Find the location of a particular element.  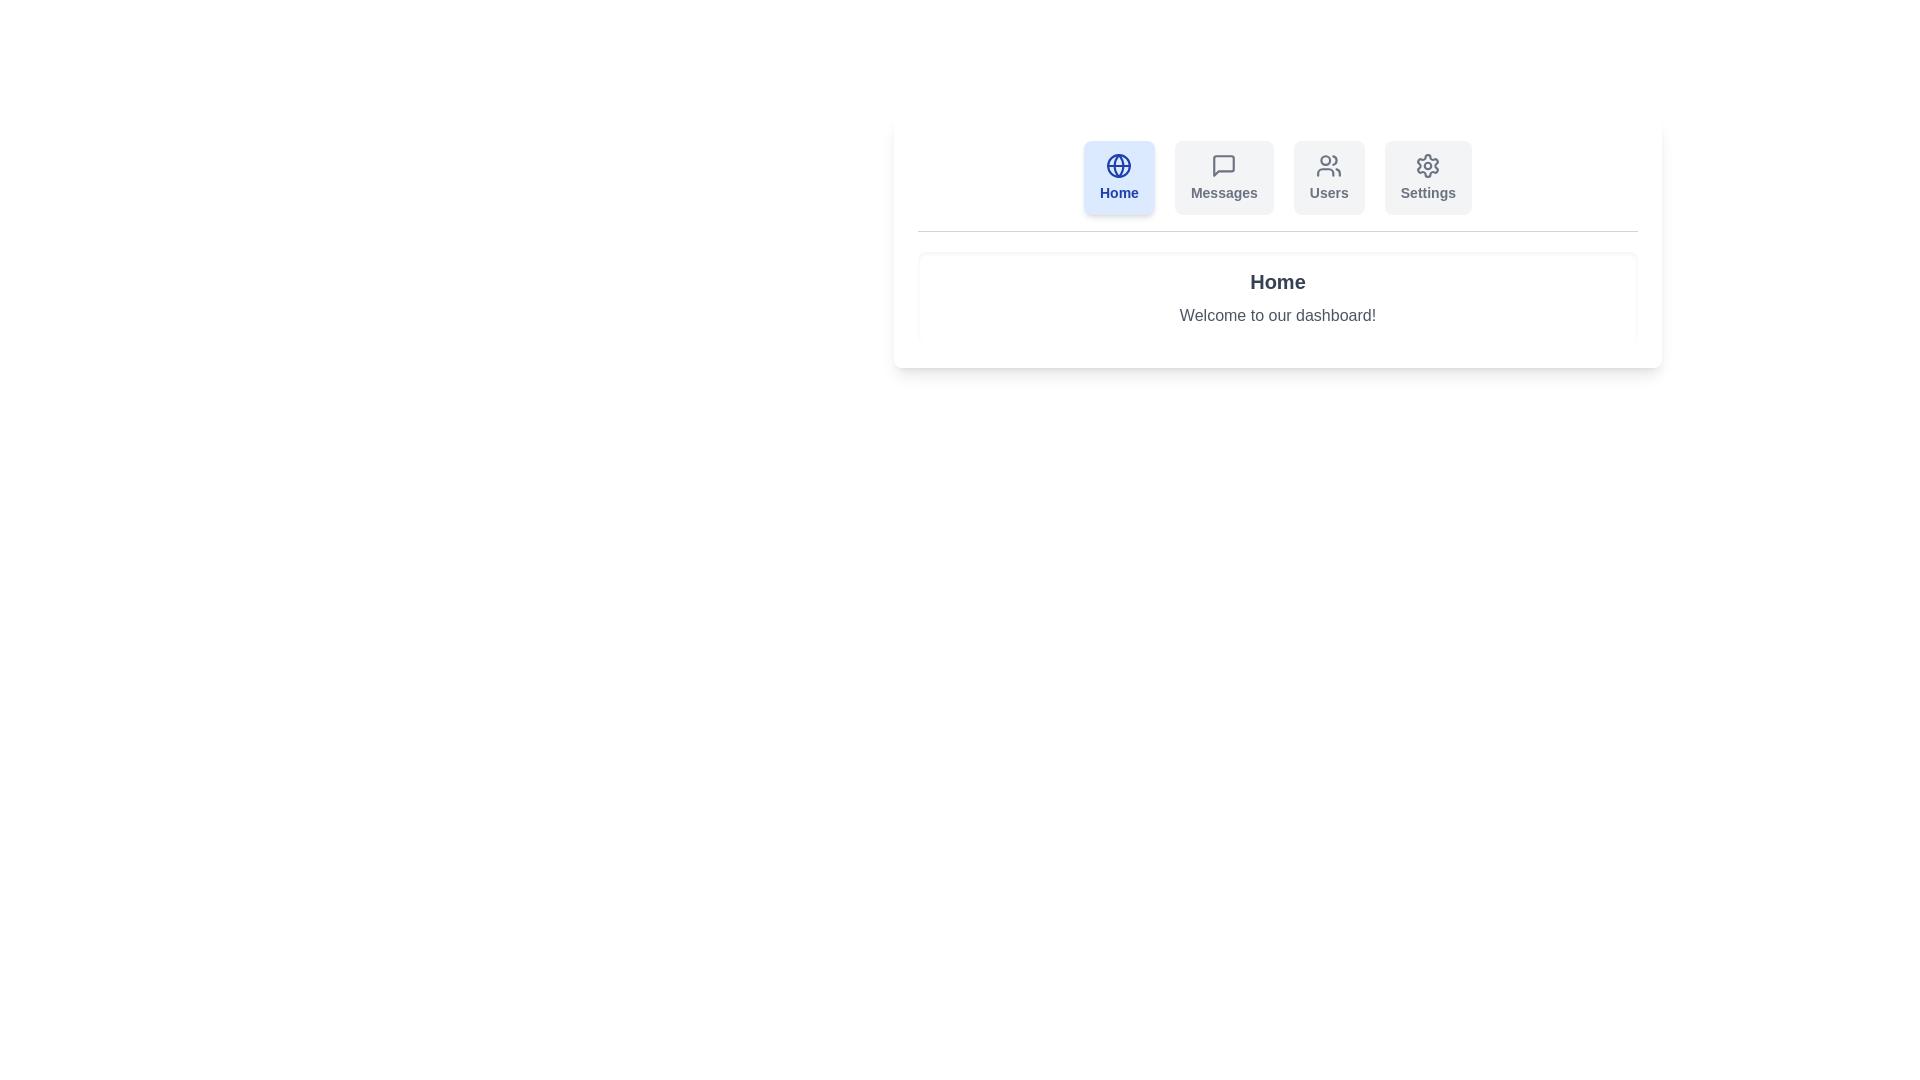

the tab labeled Messages to observe its hover effect is located at coordinates (1223, 176).